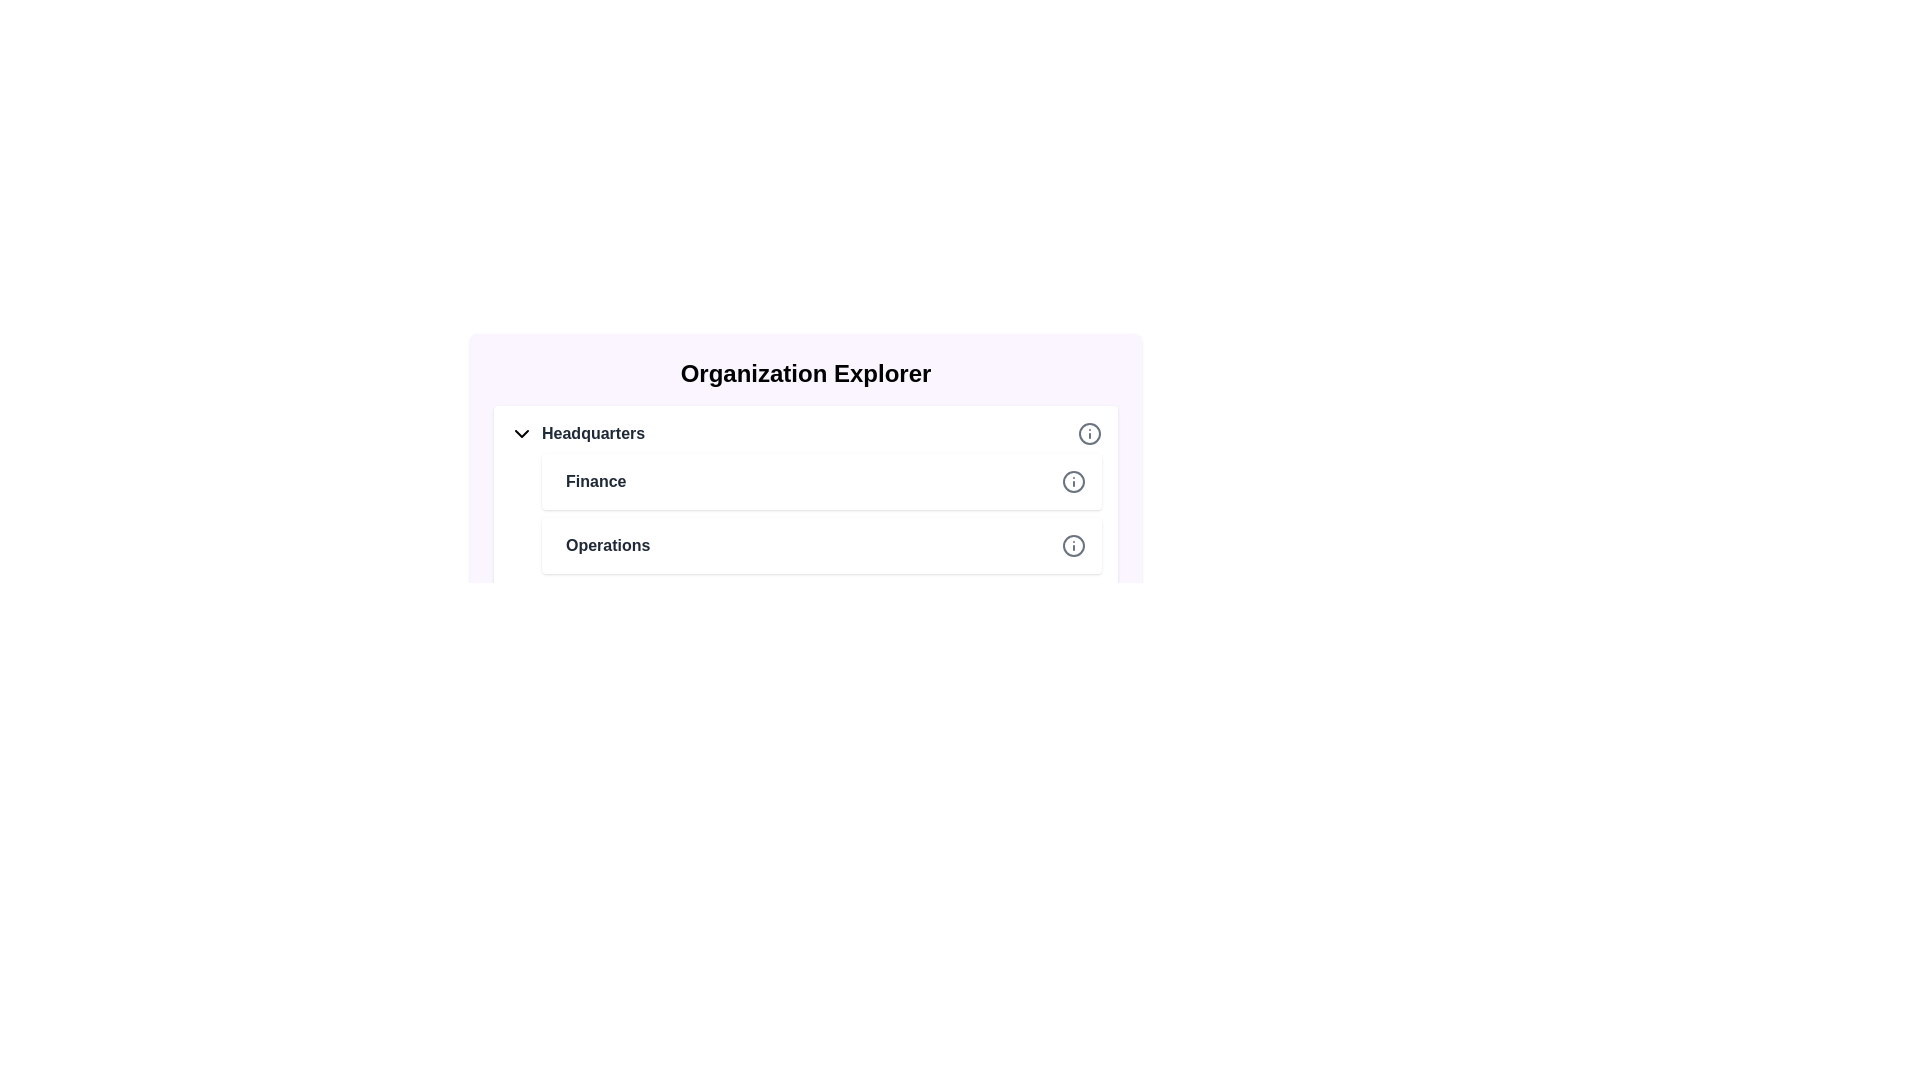 The width and height of the screenshot is (1920, 1080). I want to click on the information icon, which is a gray circular outline with a vertical line and a dot above it, positioned to the right of the text 'Headquarters', so click(1088, 433).